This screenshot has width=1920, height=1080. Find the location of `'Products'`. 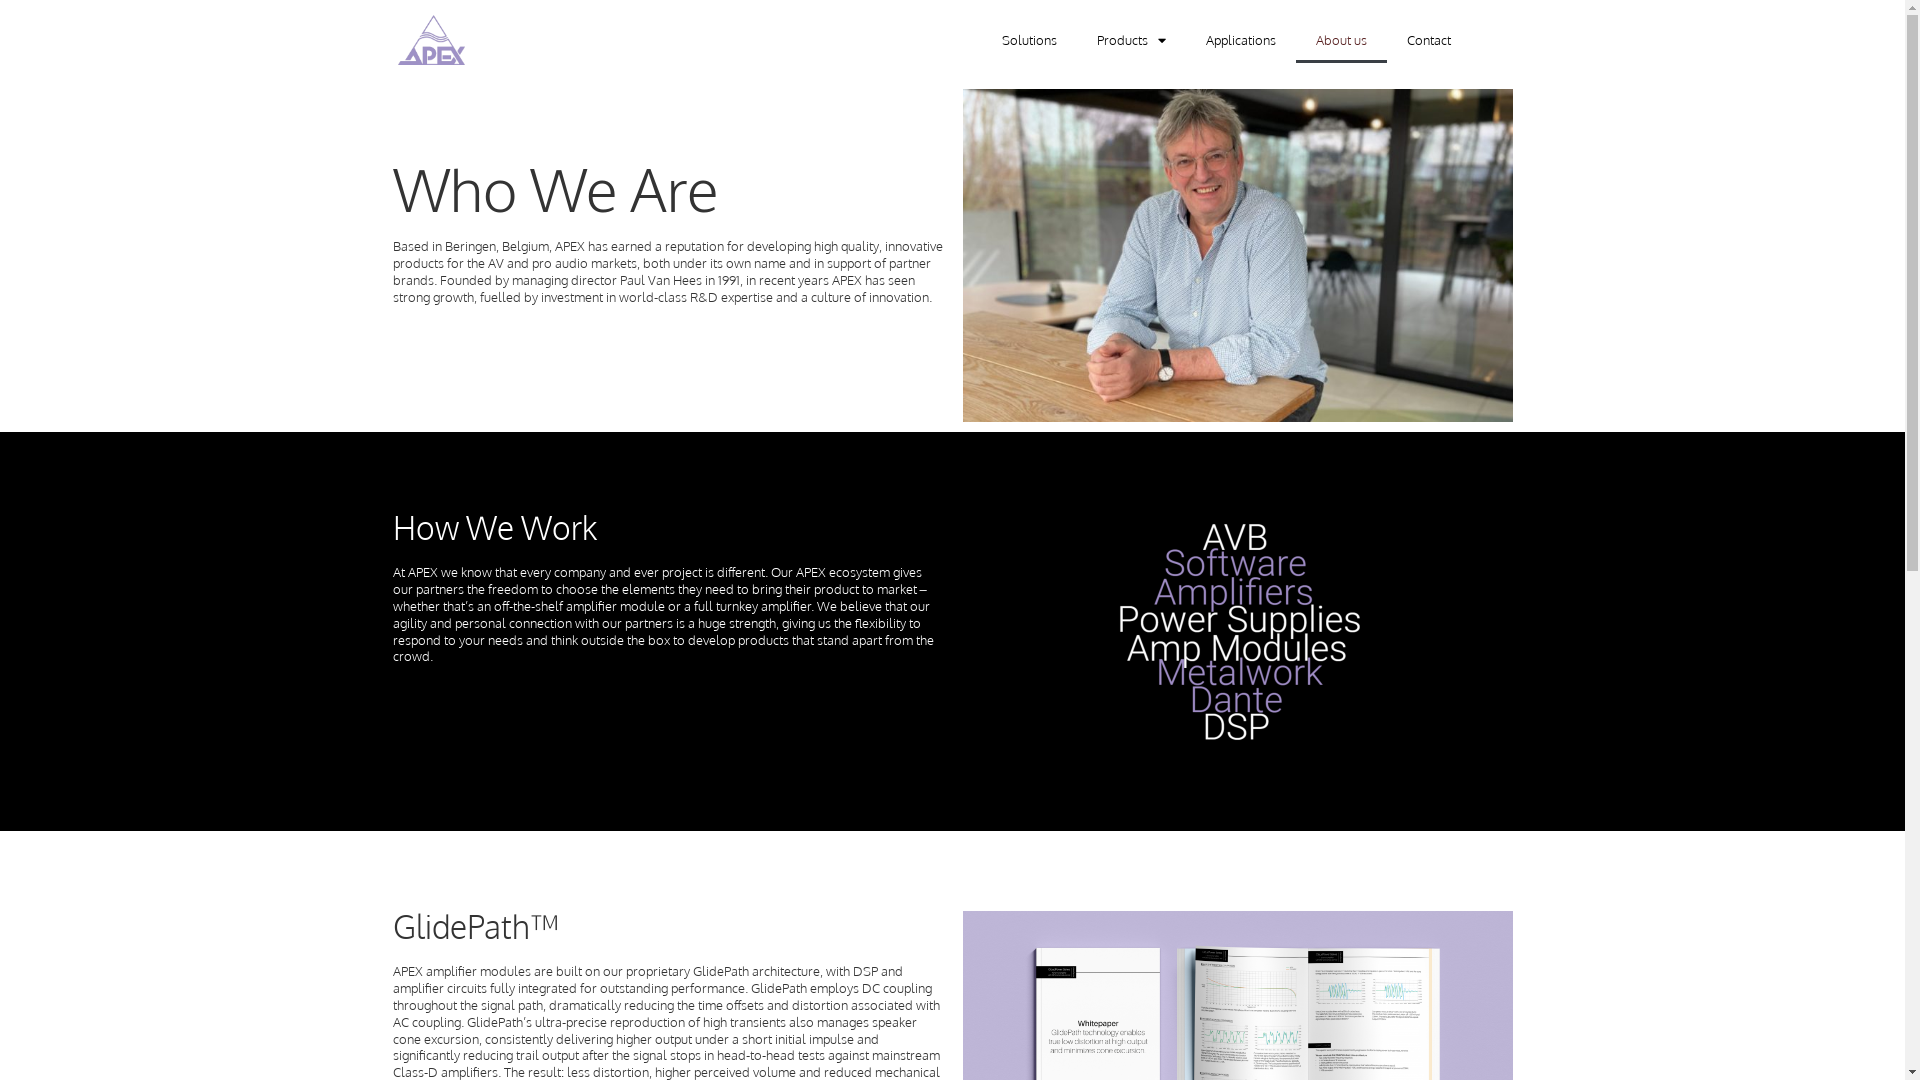

'Products' is located at coordinates (1074, 39).